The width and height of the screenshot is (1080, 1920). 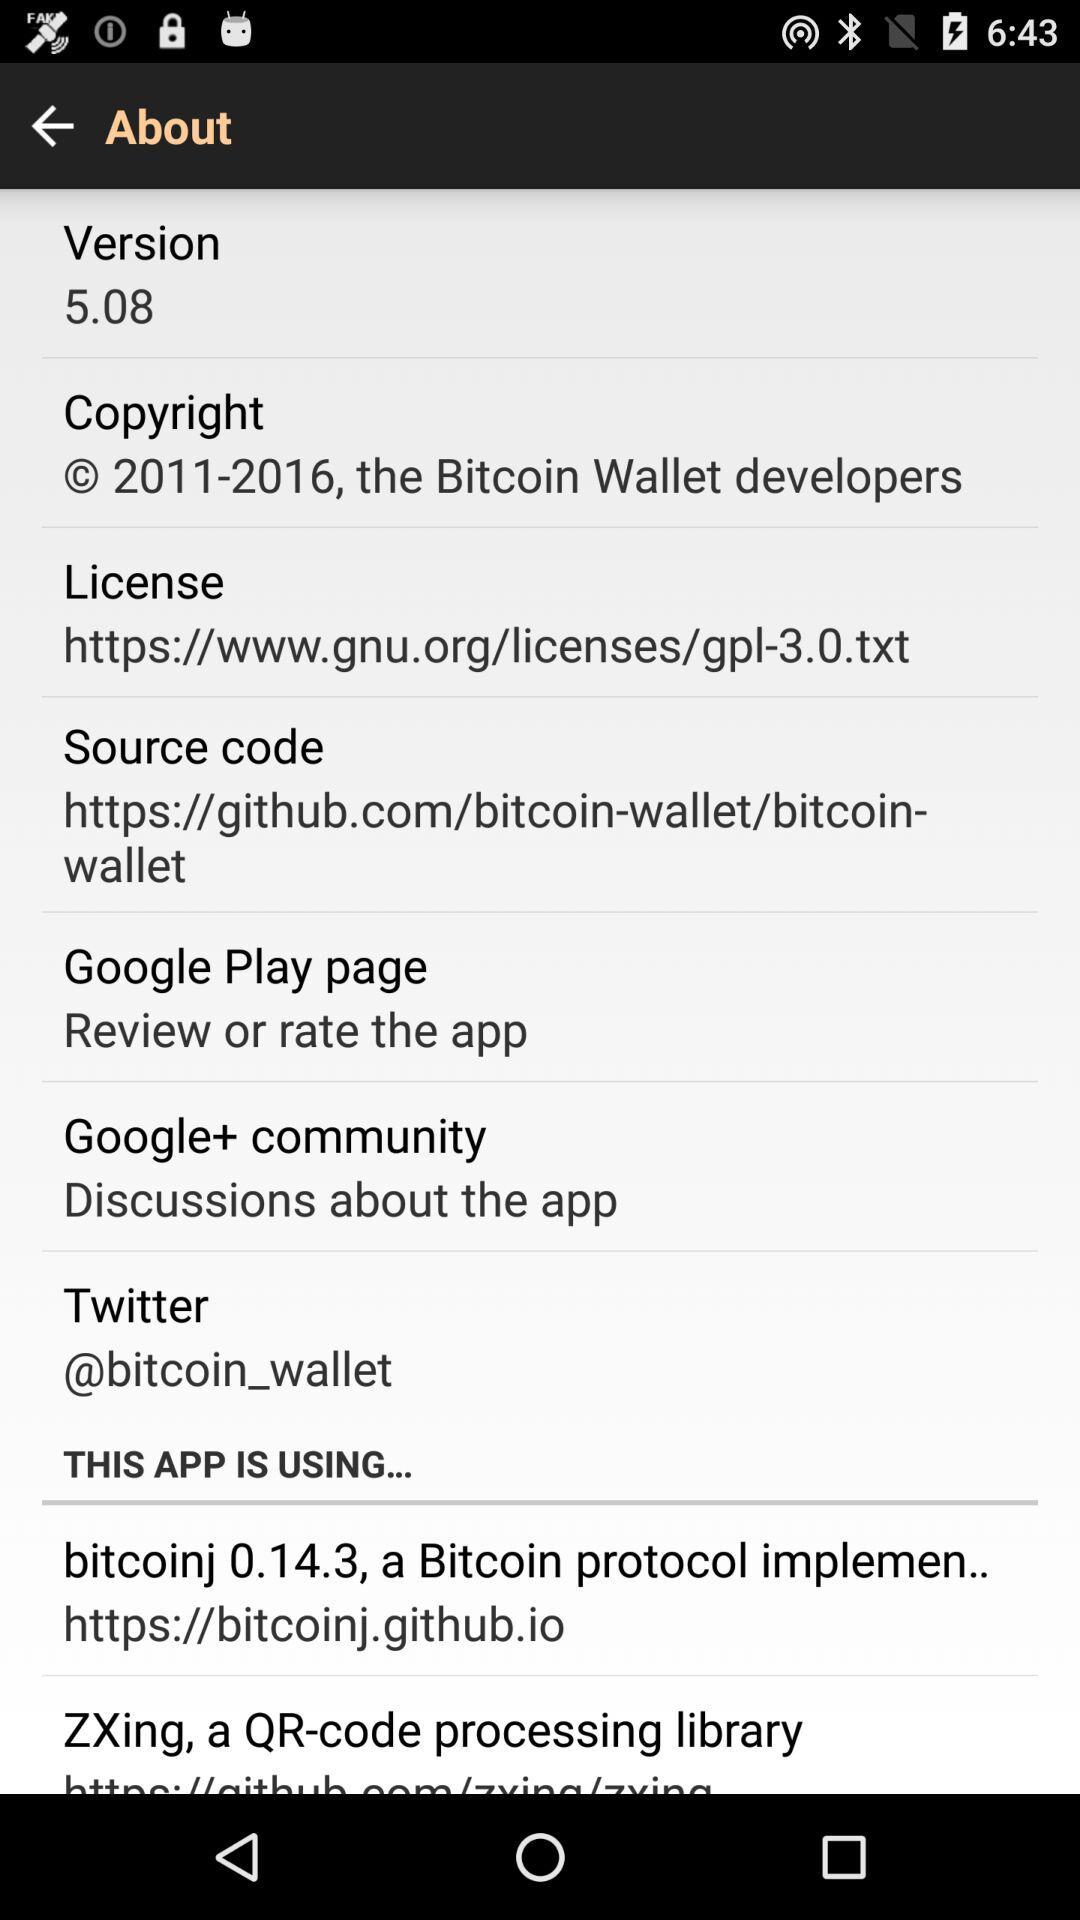 What do you see at coordinates (193, 744) in the screenshot?
I see `the app below the https www gnu` at bounding box center [193, 744].